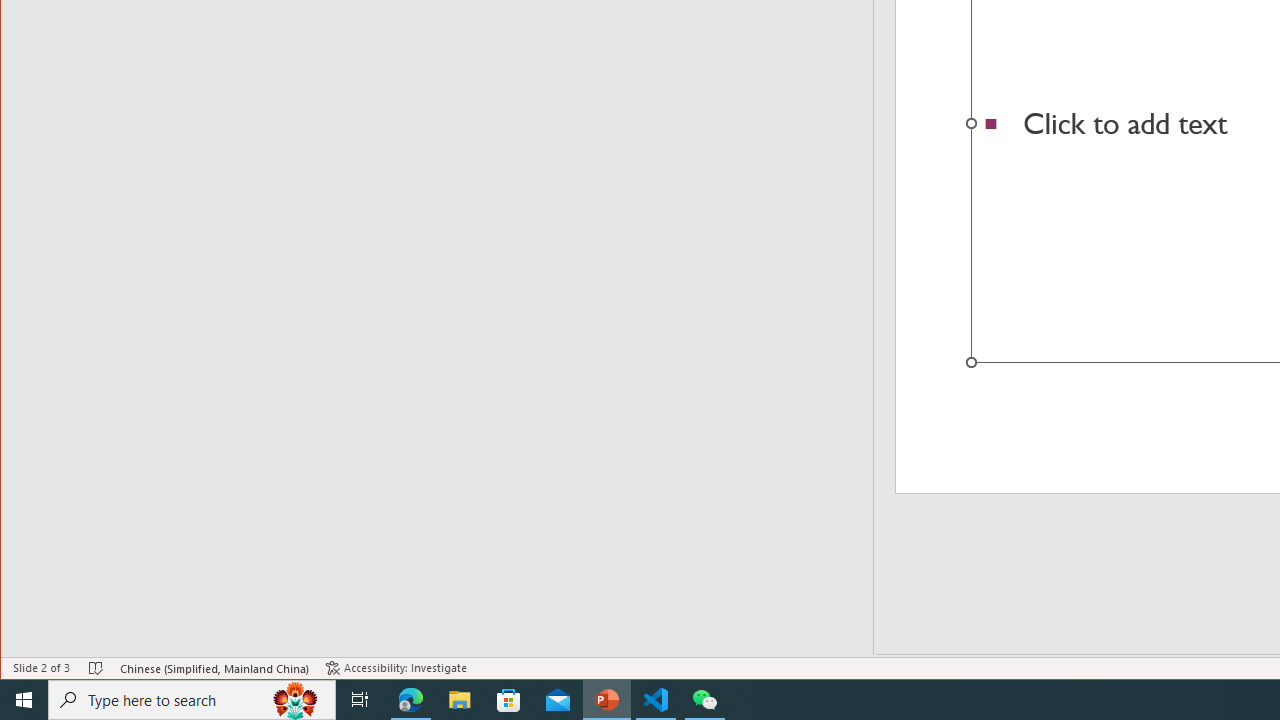 This screenshot has width=1280, height=720. What do you see at coordinates (705, 698) in the screenshot?
I see `'WeChat - 1 running window'` at bounding box center [705, 698].